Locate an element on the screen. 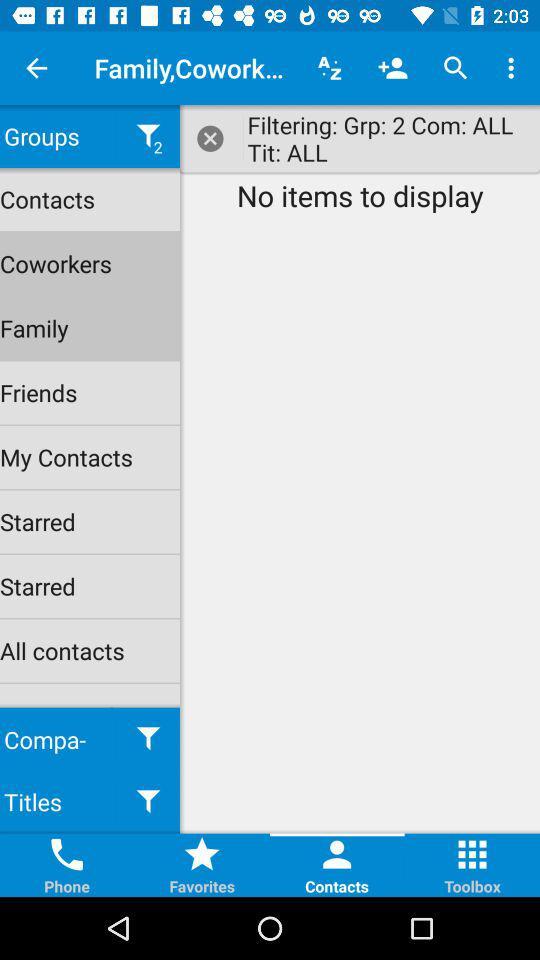 The height and width of the screenshot is (960, 540). the close icon is located at coordinates (210, 137).